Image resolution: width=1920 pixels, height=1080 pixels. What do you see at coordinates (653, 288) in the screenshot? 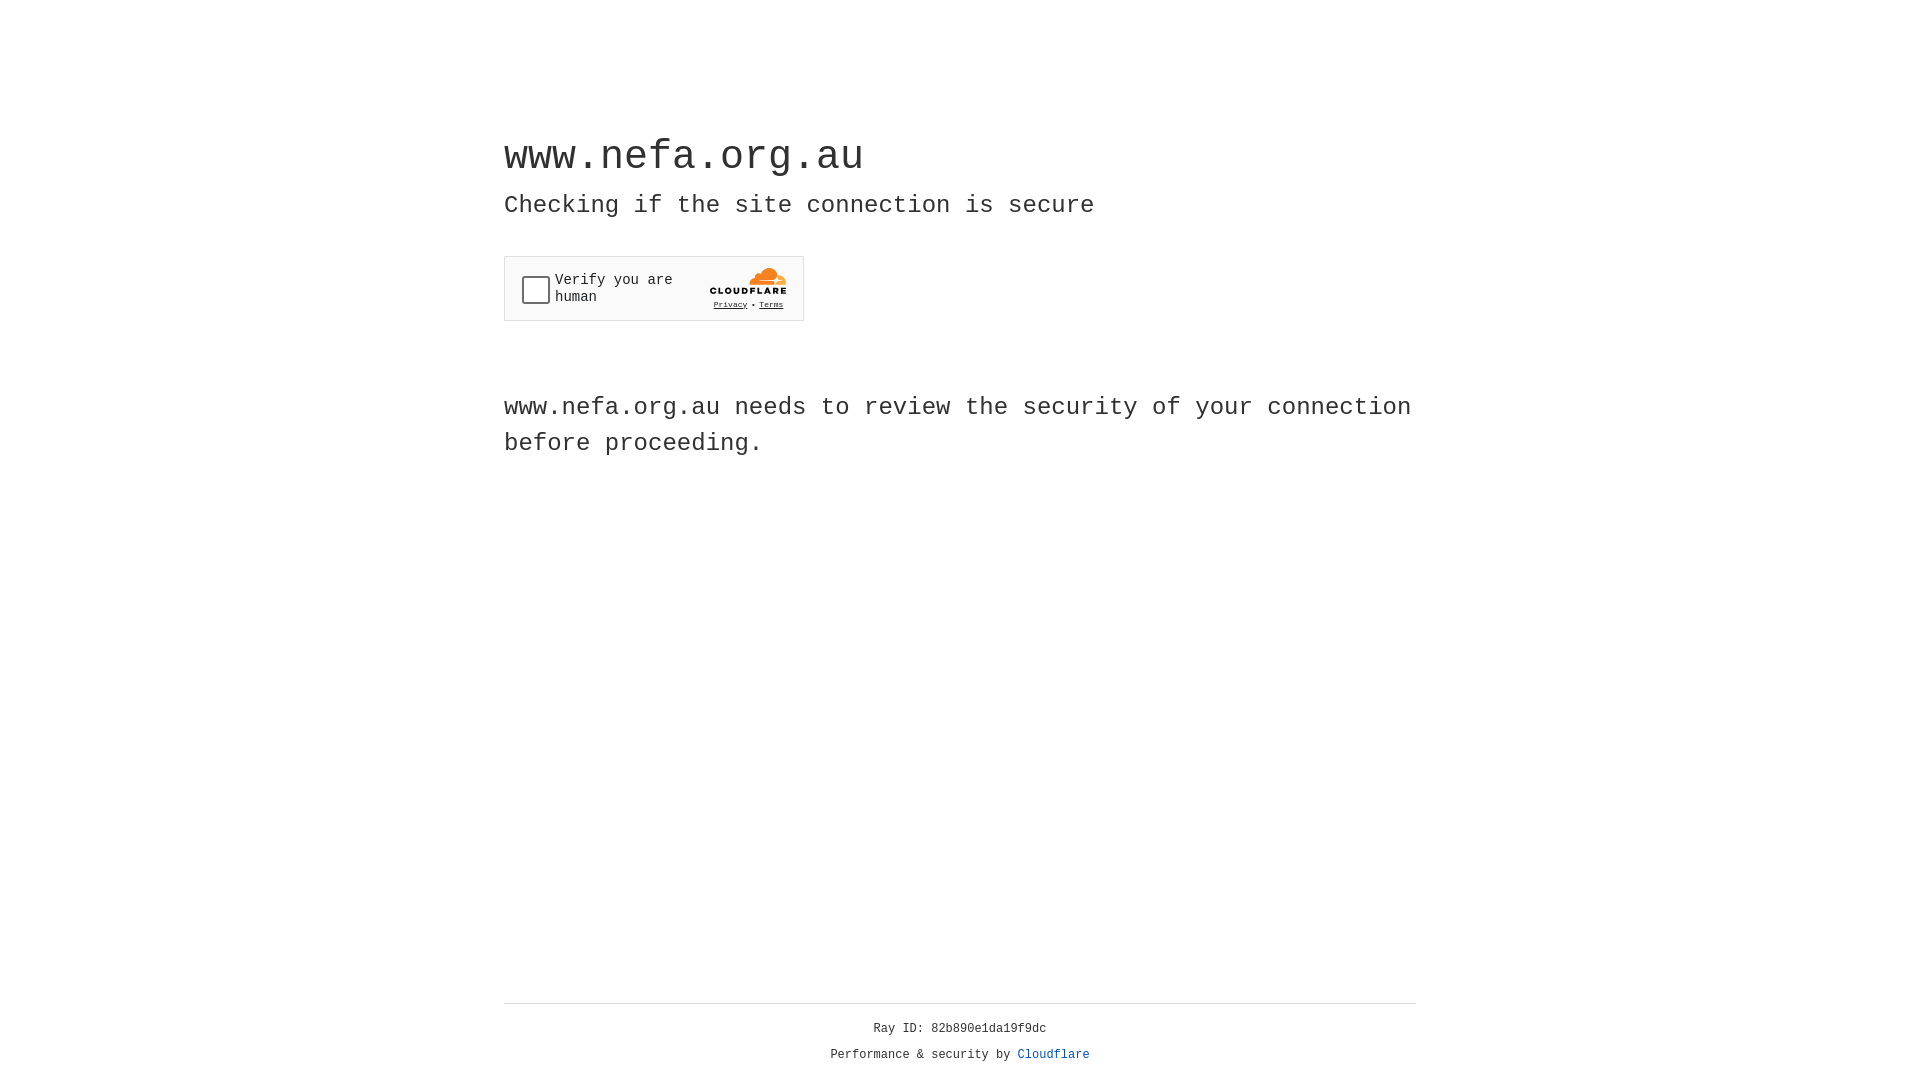
I see `'Widget containing a Cloudflare security challenge'` at bounding box center [653, 288].